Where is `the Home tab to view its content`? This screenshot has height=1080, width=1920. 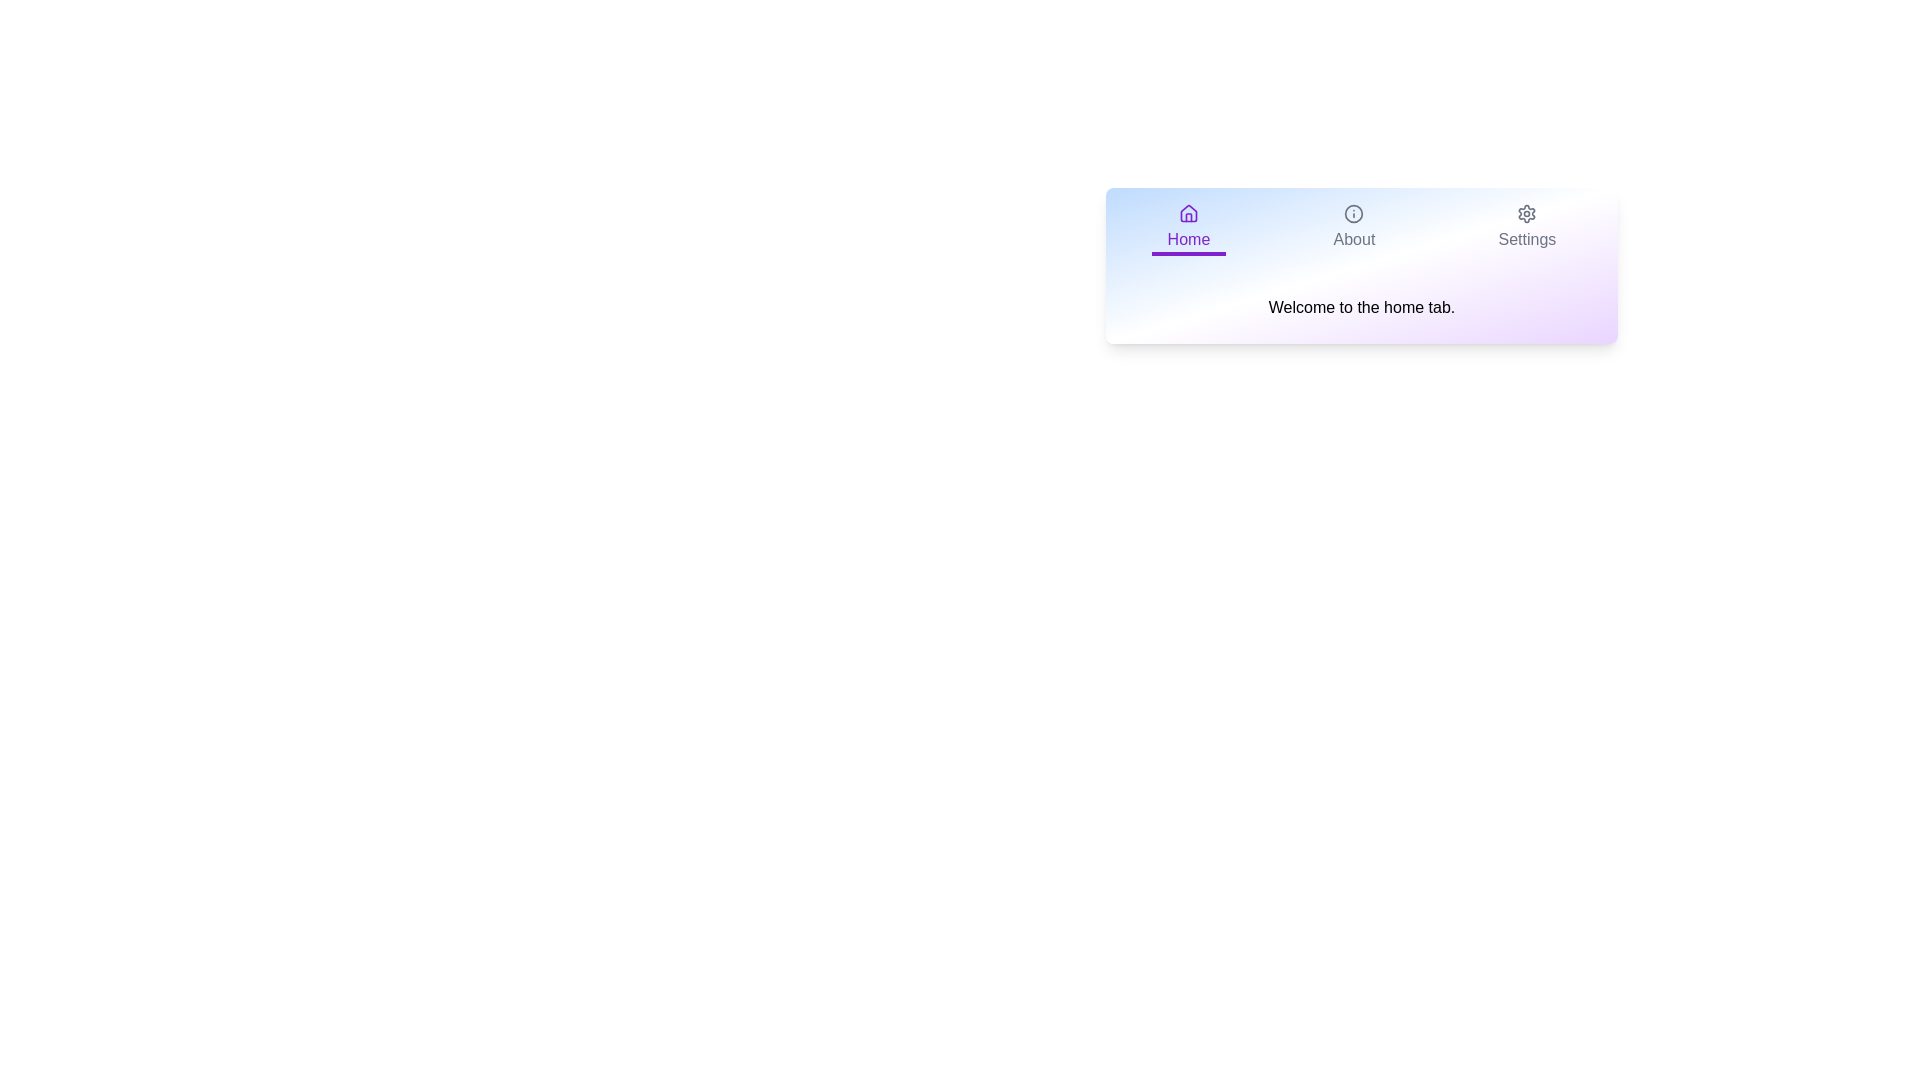
the Home tab to view its content is located at coordinates (1188, 229).